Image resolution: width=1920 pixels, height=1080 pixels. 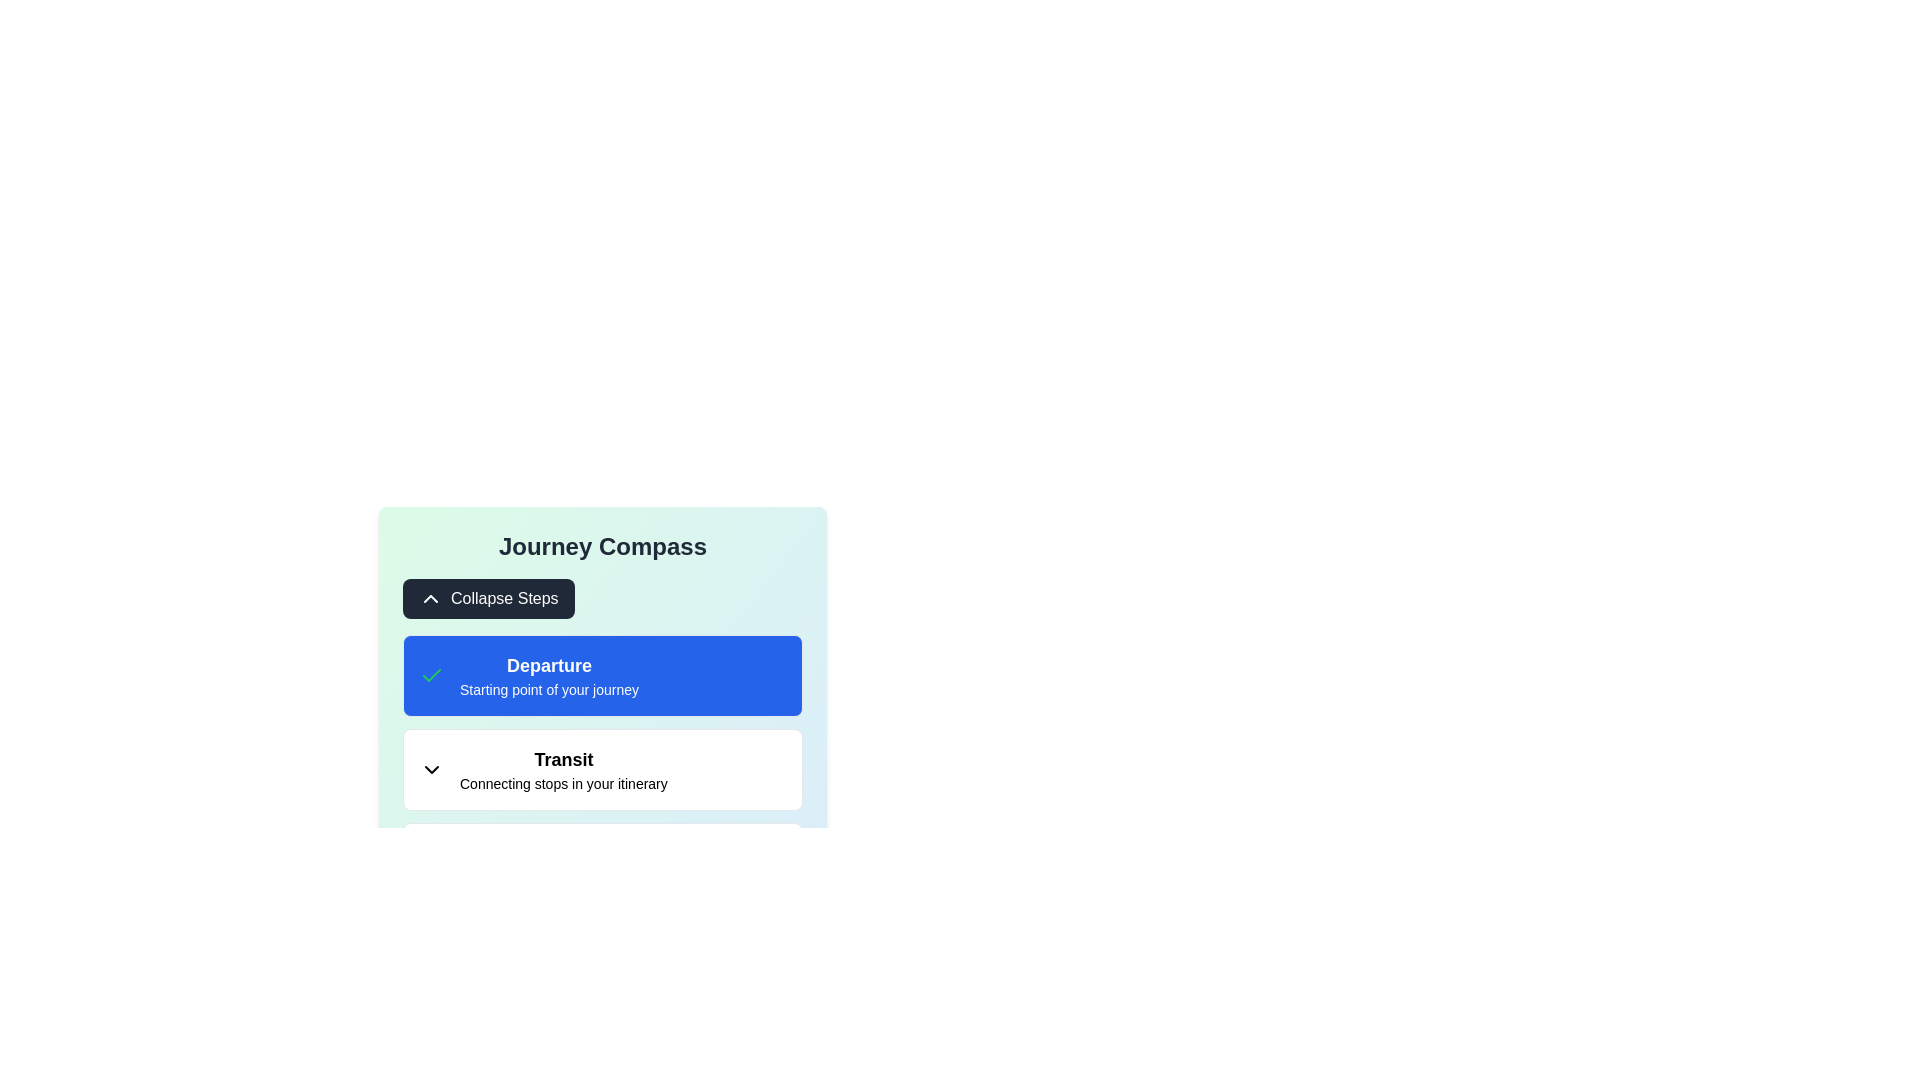 What do you see at coordinates (562, 769) in the screenshot?
I see `the 'Transit' text label located within the 'Departure' card in the journey interface` at bounding box center [562, 769].